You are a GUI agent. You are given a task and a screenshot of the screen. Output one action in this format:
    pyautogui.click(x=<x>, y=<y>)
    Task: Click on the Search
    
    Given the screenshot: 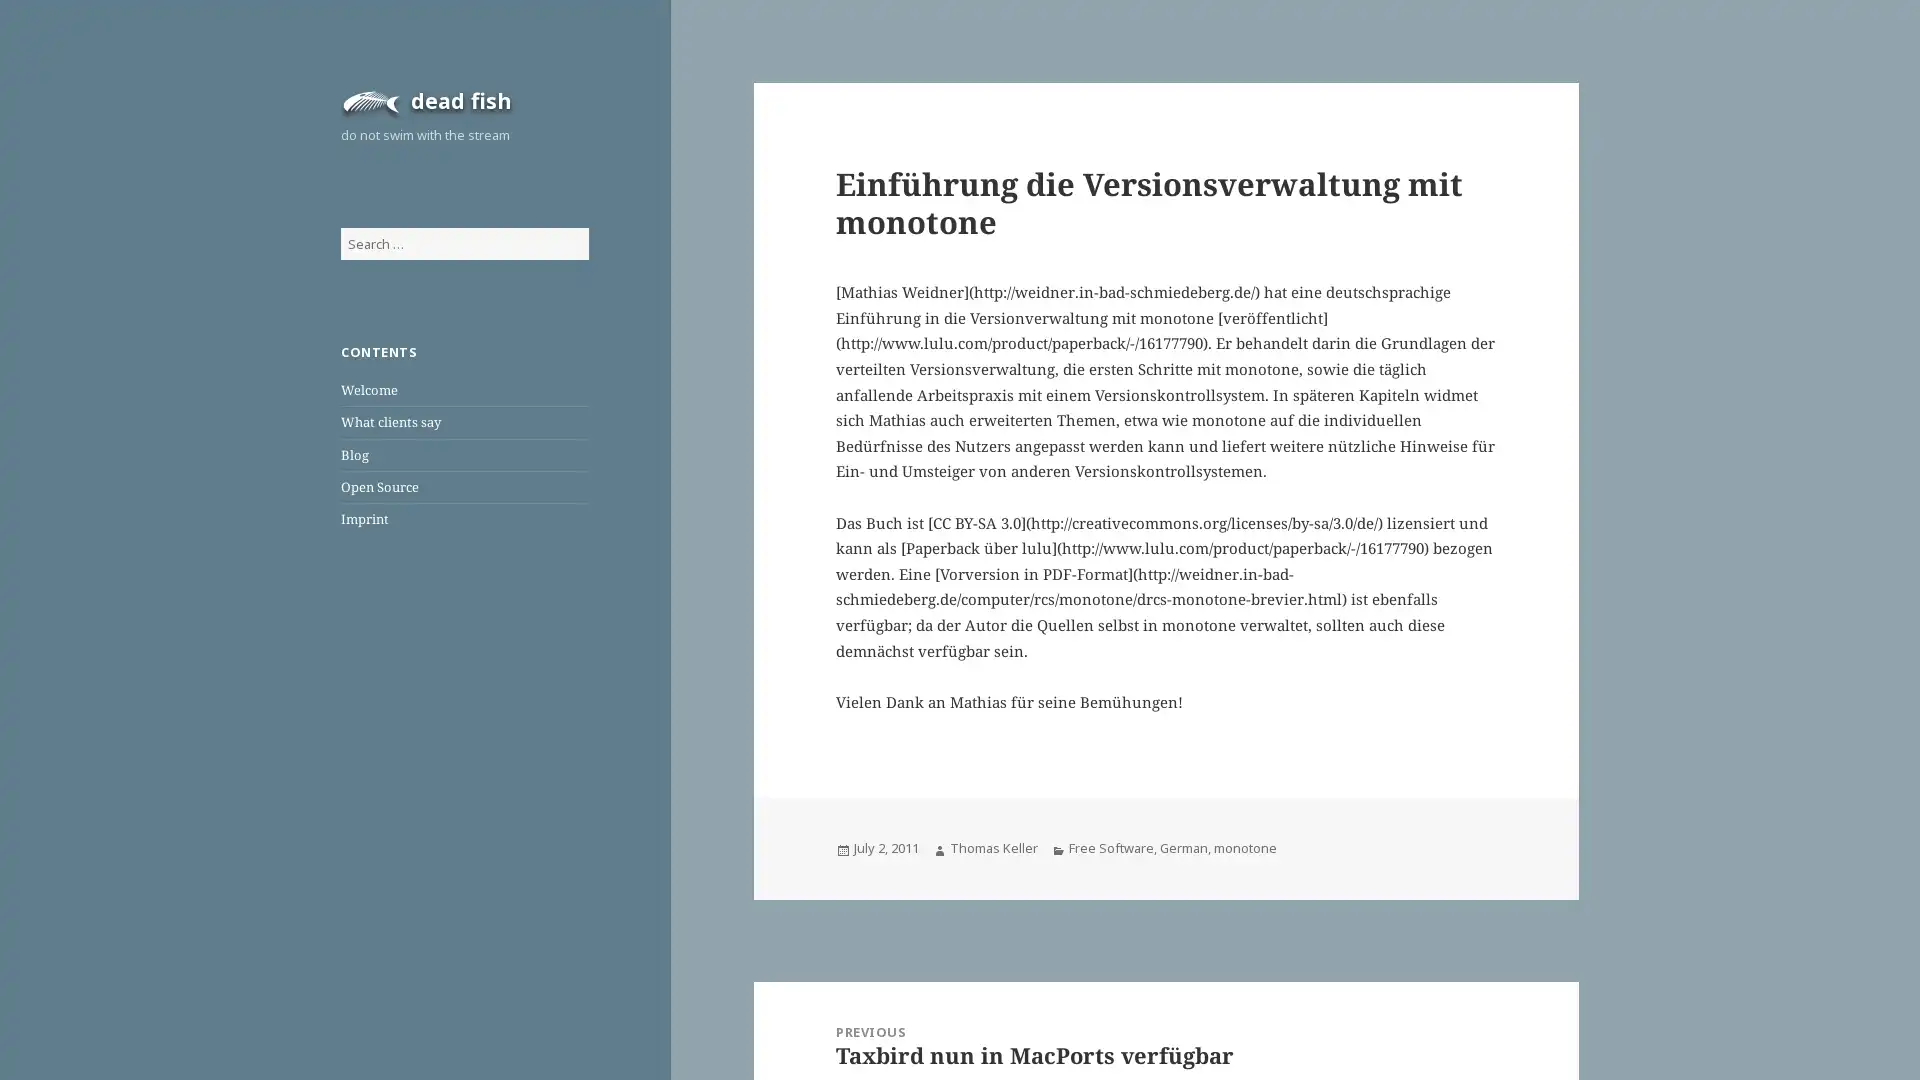 What is the action you would take?
    pyautogui.click(x=587, y=226)
    